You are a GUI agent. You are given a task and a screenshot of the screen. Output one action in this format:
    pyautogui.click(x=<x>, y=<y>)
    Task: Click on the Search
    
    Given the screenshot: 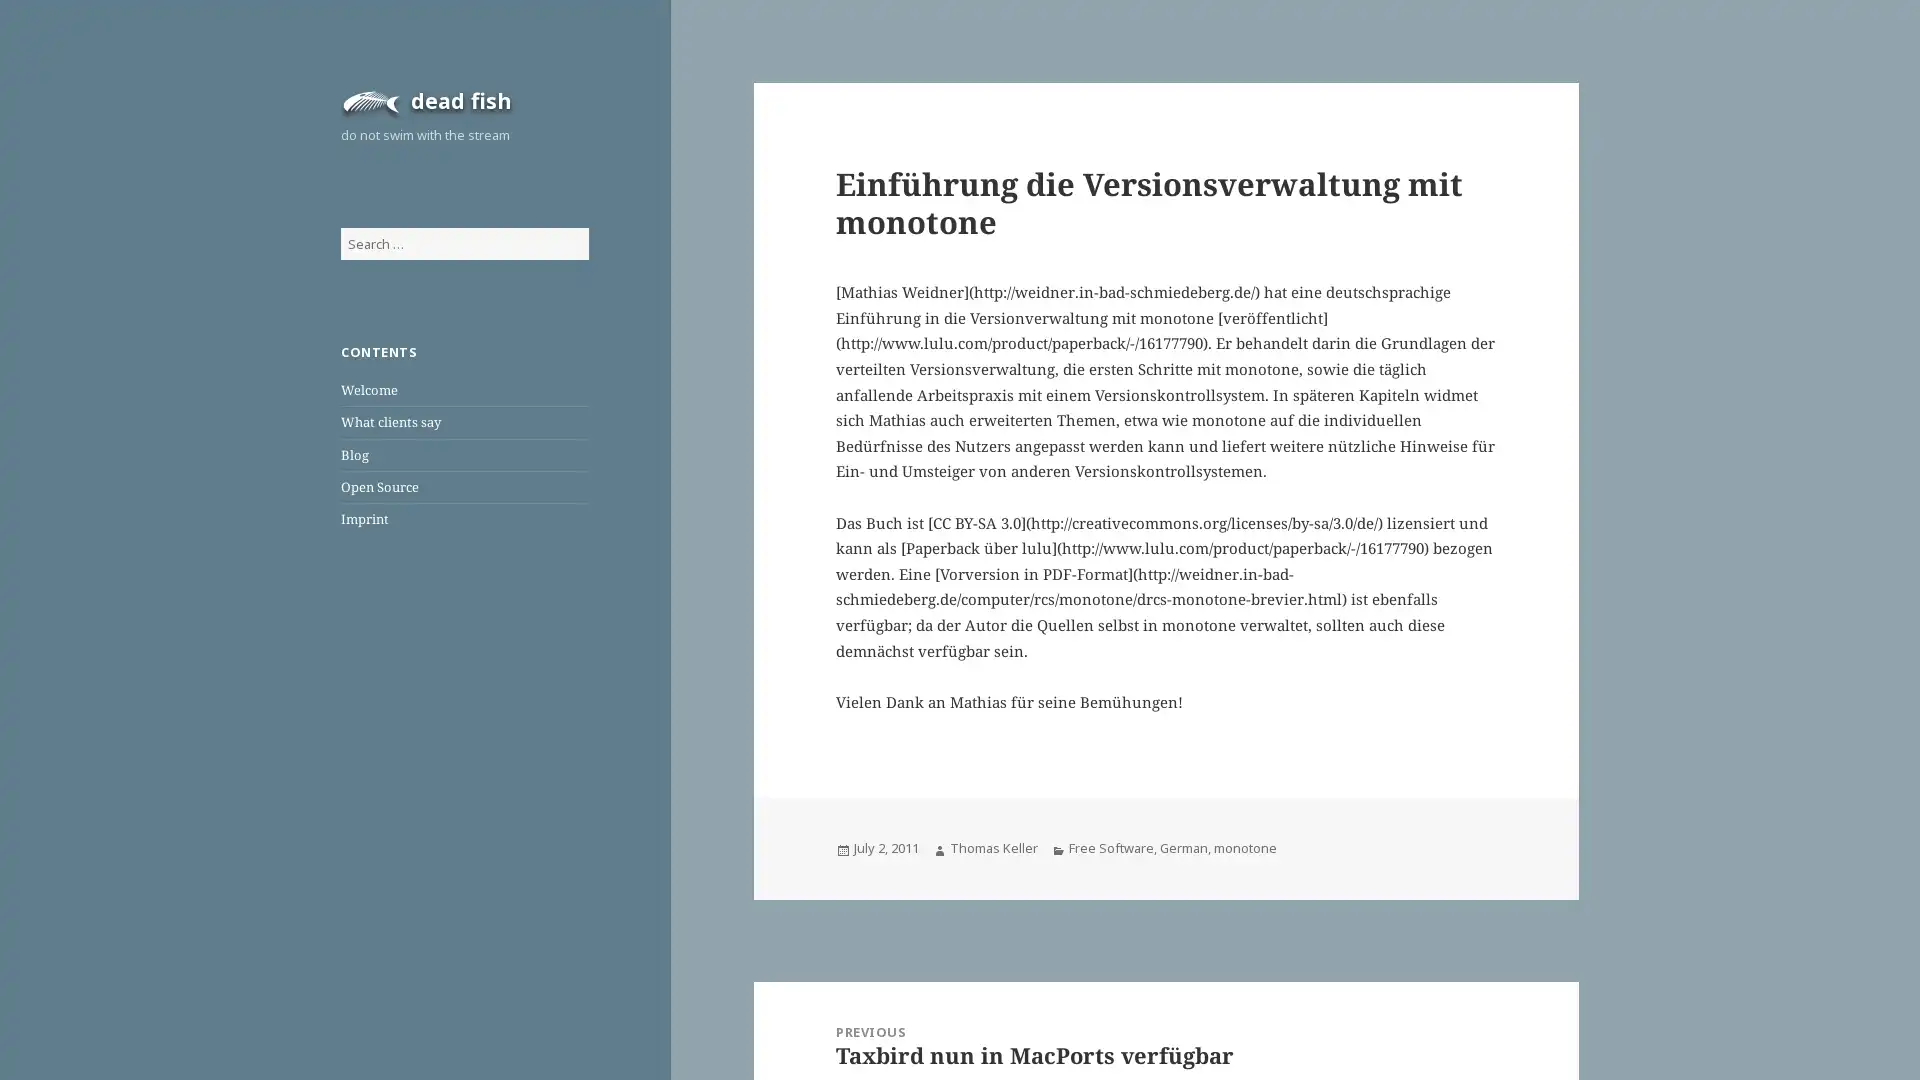 What is the action you would take?
    pyautogui.click(x=587, y=226)
    